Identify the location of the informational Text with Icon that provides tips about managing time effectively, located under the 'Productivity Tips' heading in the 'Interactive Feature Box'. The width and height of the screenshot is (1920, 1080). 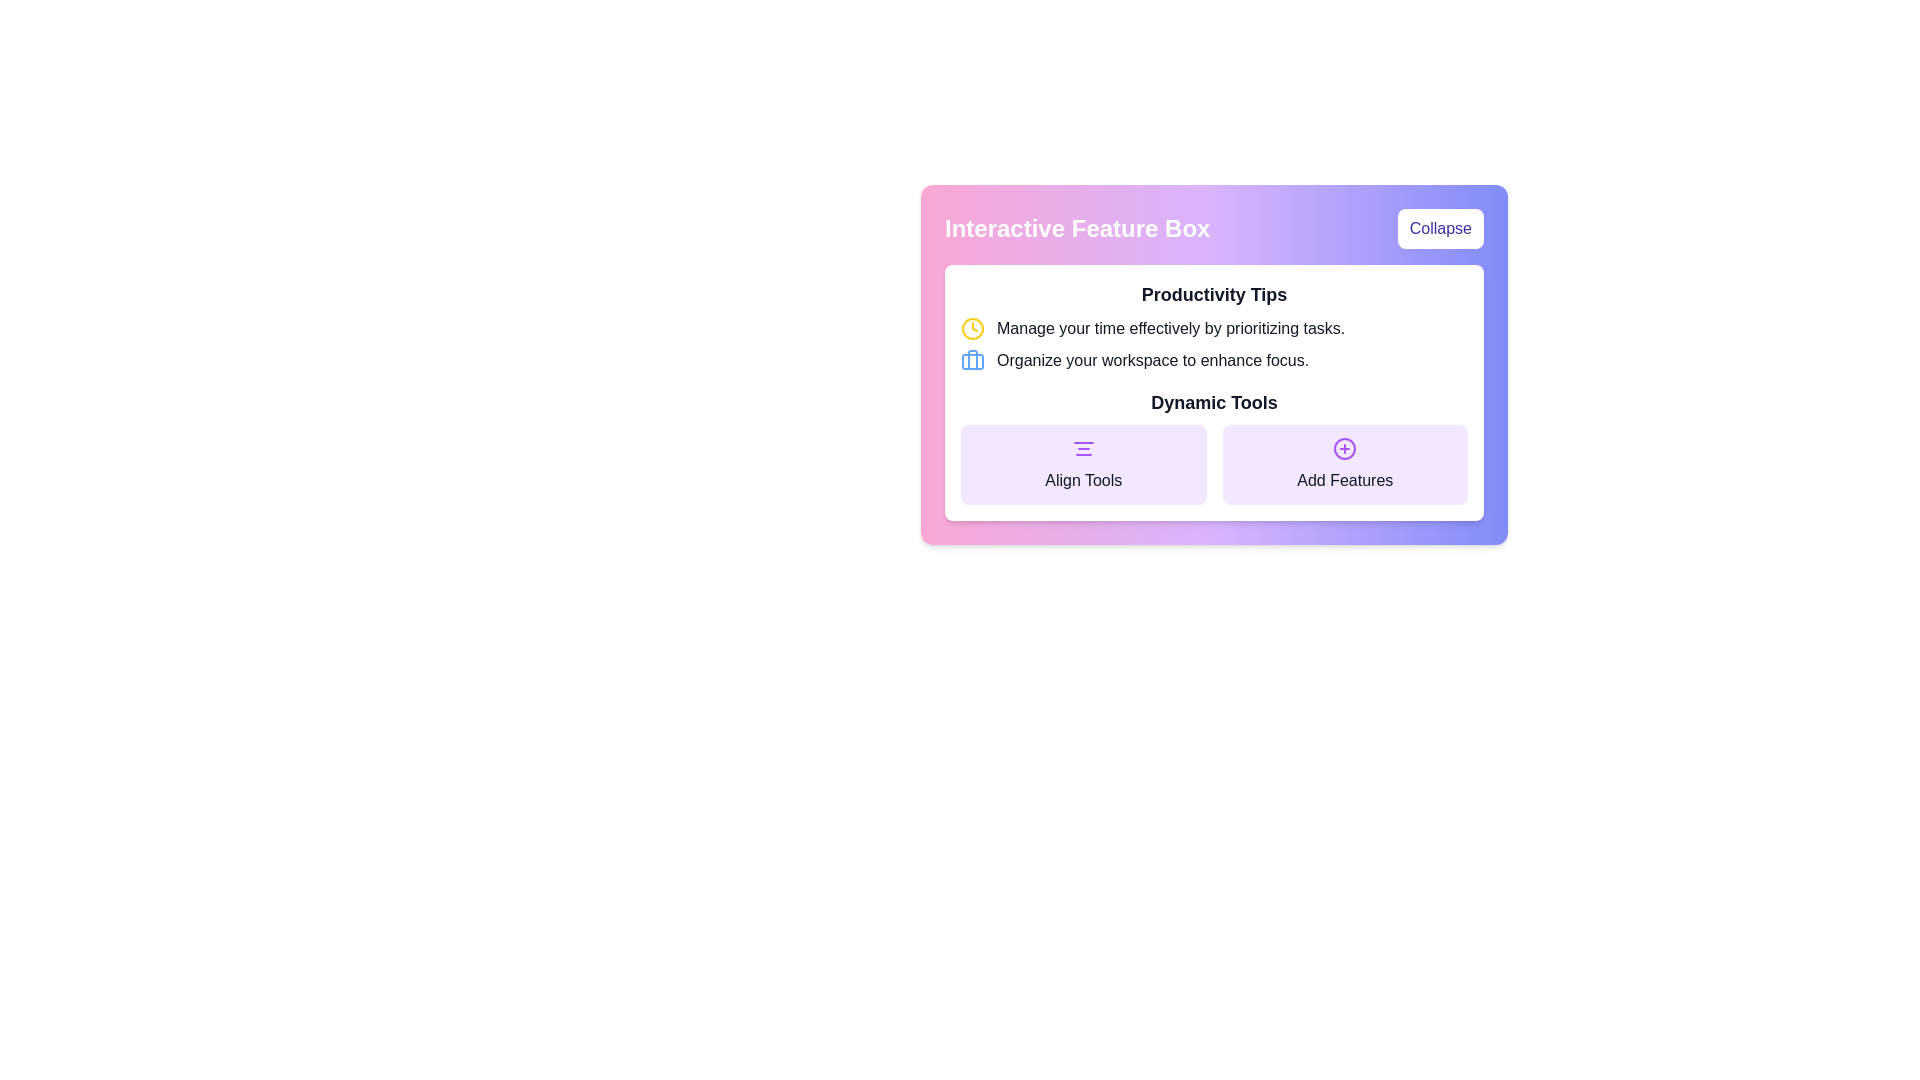
(1213, 327).